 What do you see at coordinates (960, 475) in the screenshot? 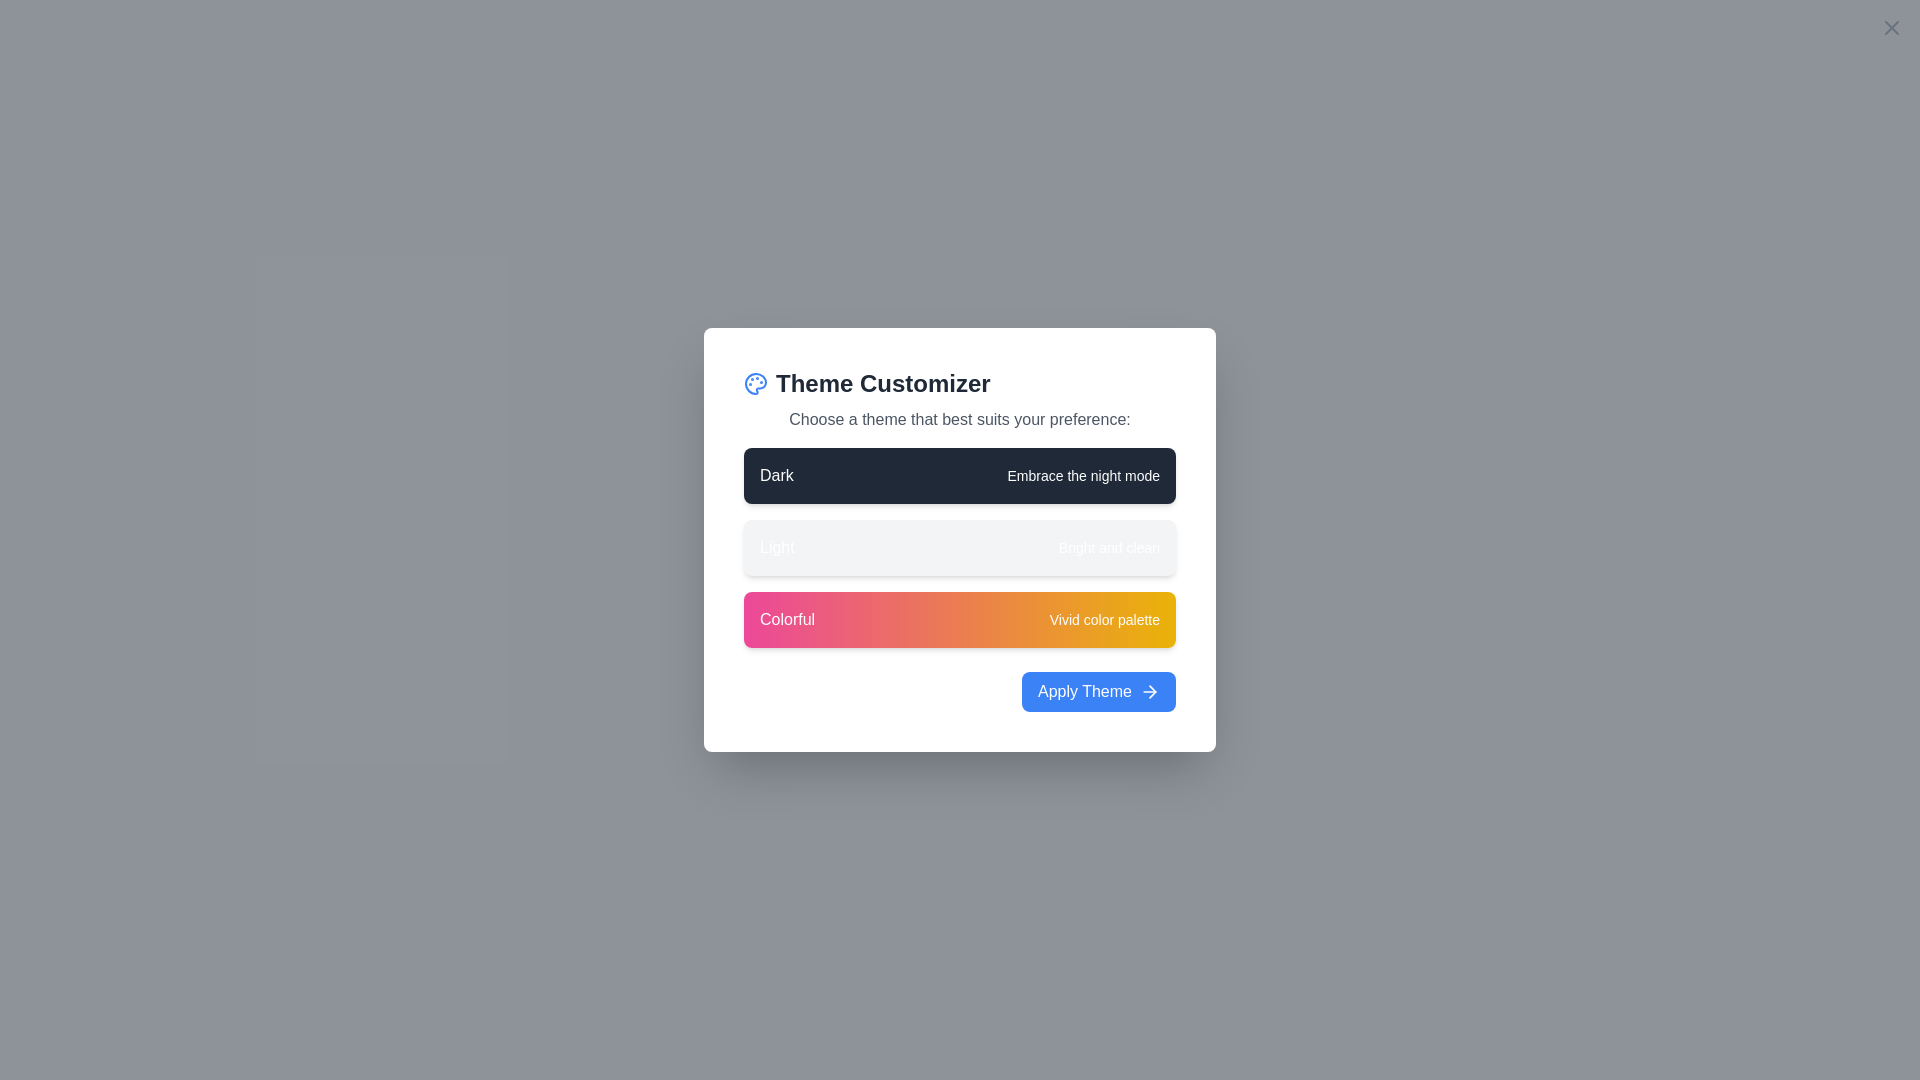
I see `the Theme selection button` at bounding box center [960, 475].